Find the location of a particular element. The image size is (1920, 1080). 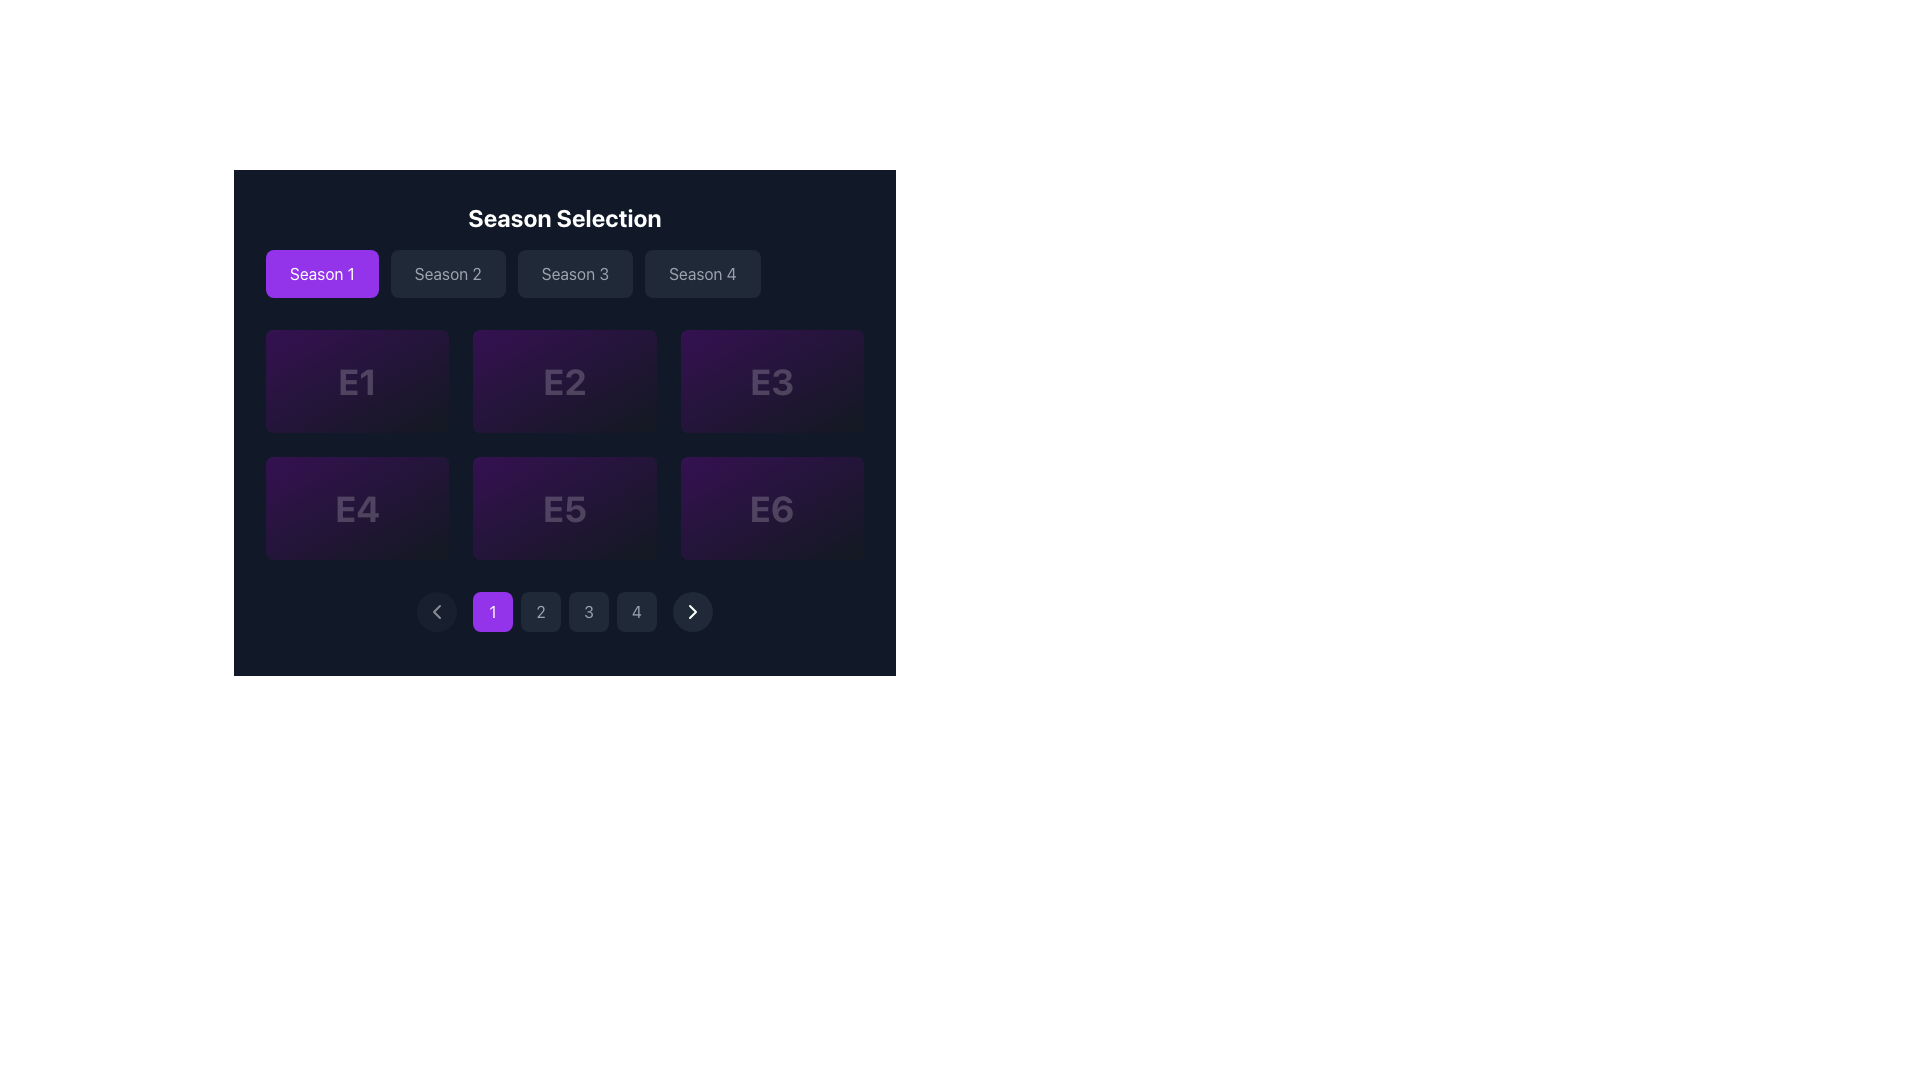

the element labeled 'E1', which is positioned in the first row and first column of a grid layout is located at coordinates (357, 381).